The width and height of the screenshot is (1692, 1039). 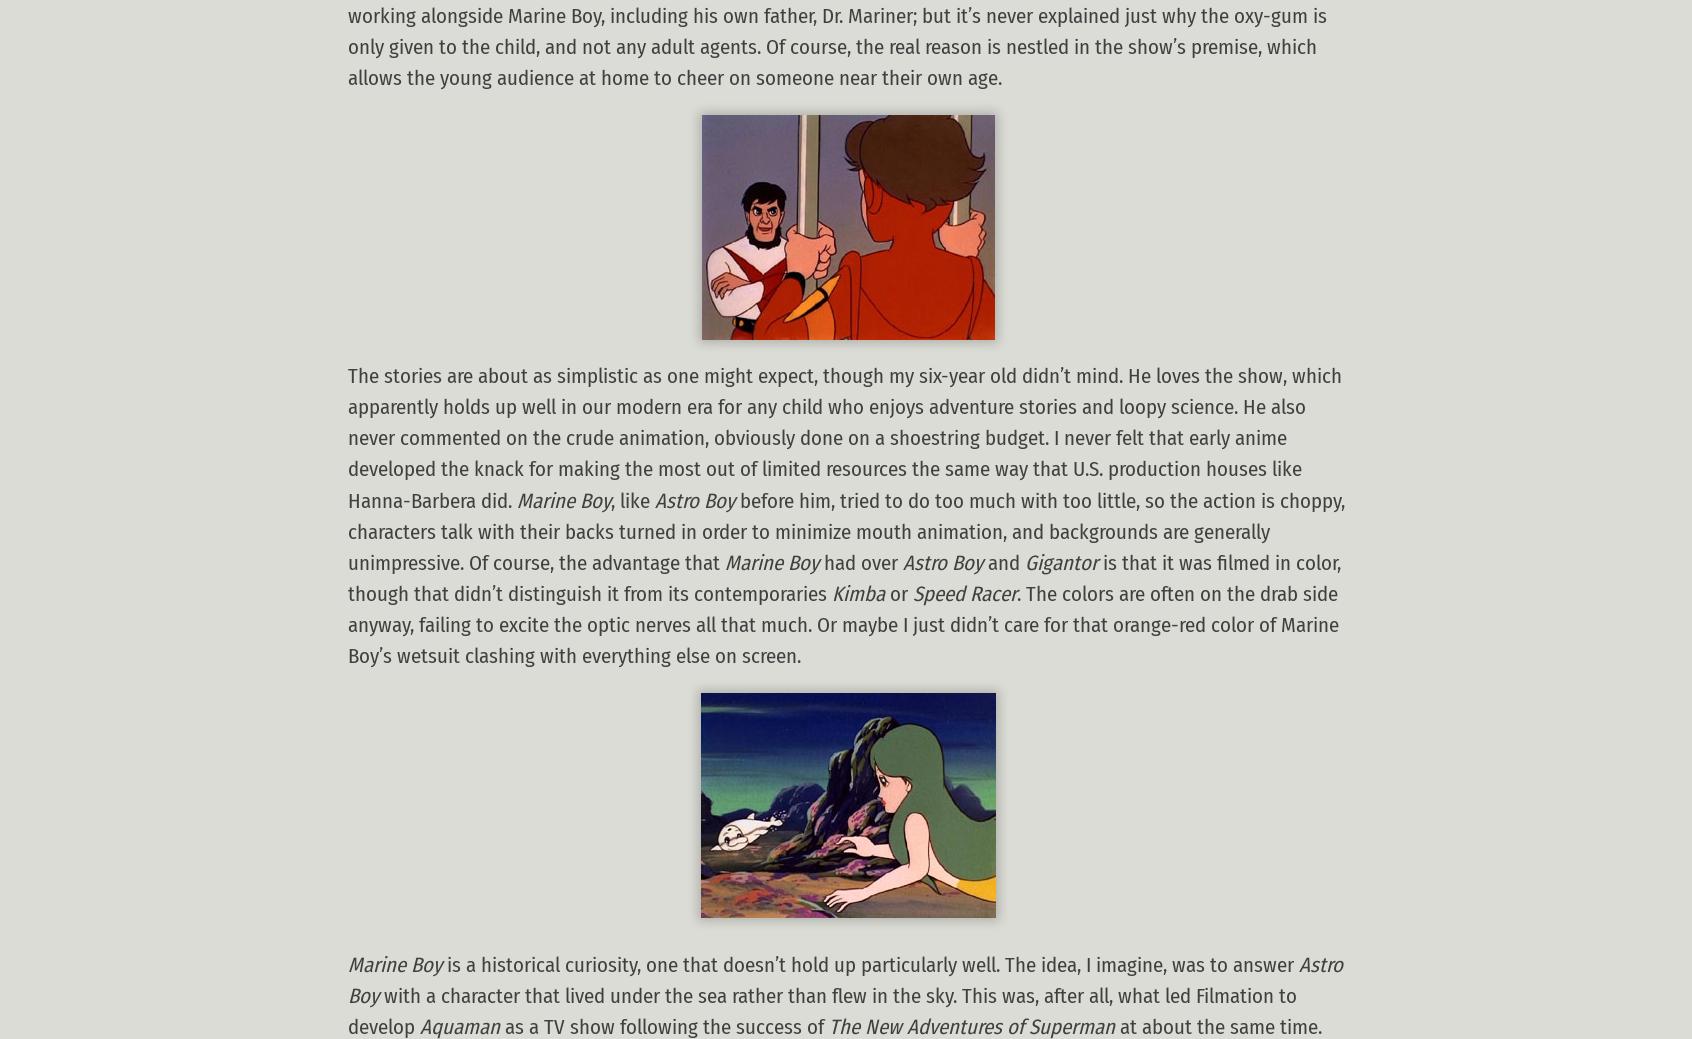 What do you see at coordinates (897, 594) in the screenshot?
I see `'or'` at bounding box center [897, 594].